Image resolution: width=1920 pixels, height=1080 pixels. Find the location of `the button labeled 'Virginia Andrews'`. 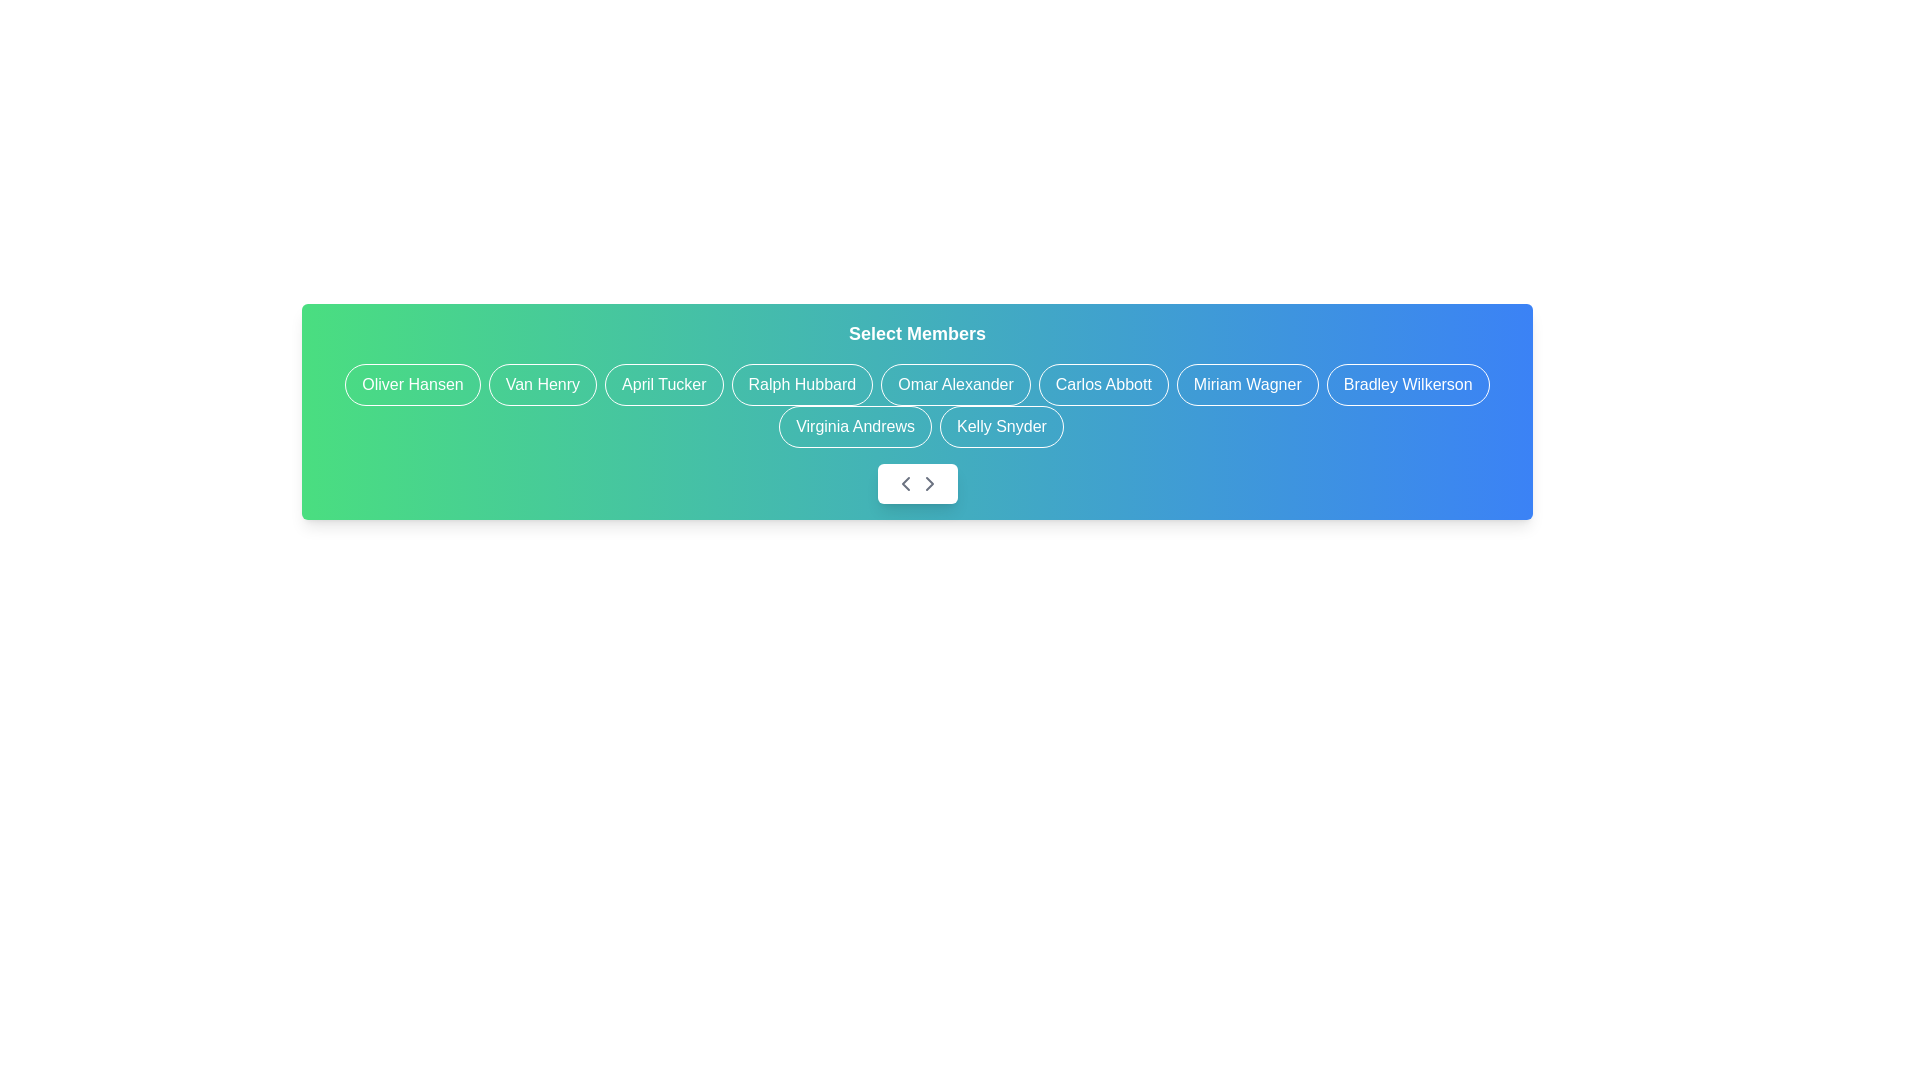

the button labeled 'Virginia Andrews' is located at coordinates (855, 426).